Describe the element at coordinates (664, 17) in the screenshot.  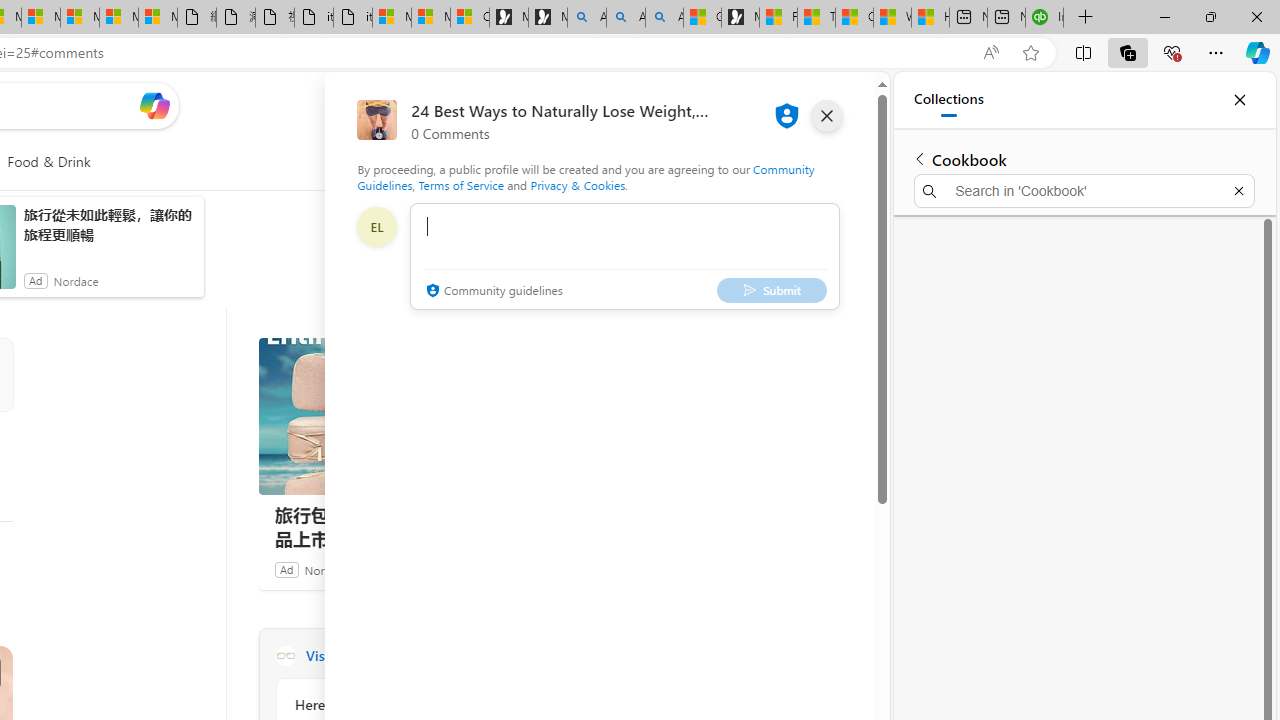
I see `'Alabama high school quarterback dies - Search Videos'` at that location.